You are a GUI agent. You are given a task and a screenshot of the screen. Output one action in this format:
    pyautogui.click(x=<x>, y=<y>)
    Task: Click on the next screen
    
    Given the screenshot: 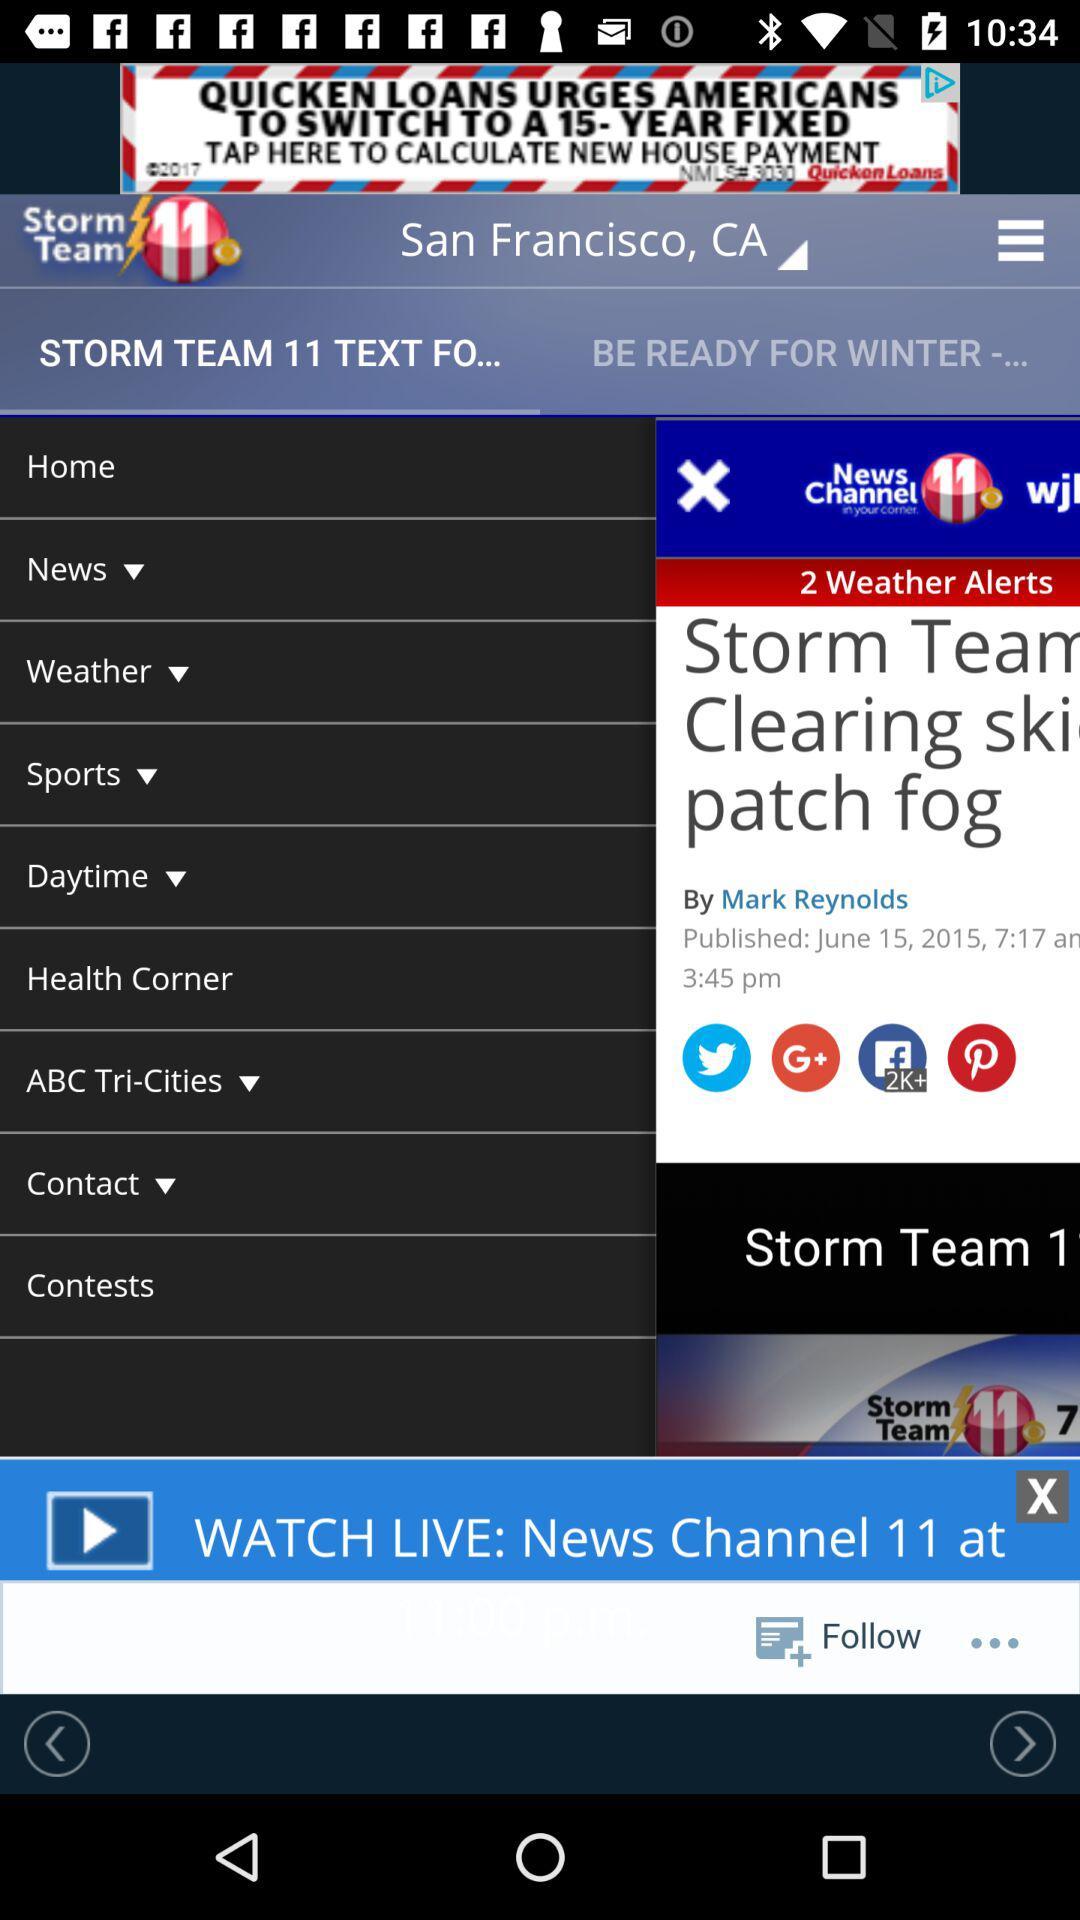 What is the action you would take?
    pyautogui.click(x=1022, y=1742)
    